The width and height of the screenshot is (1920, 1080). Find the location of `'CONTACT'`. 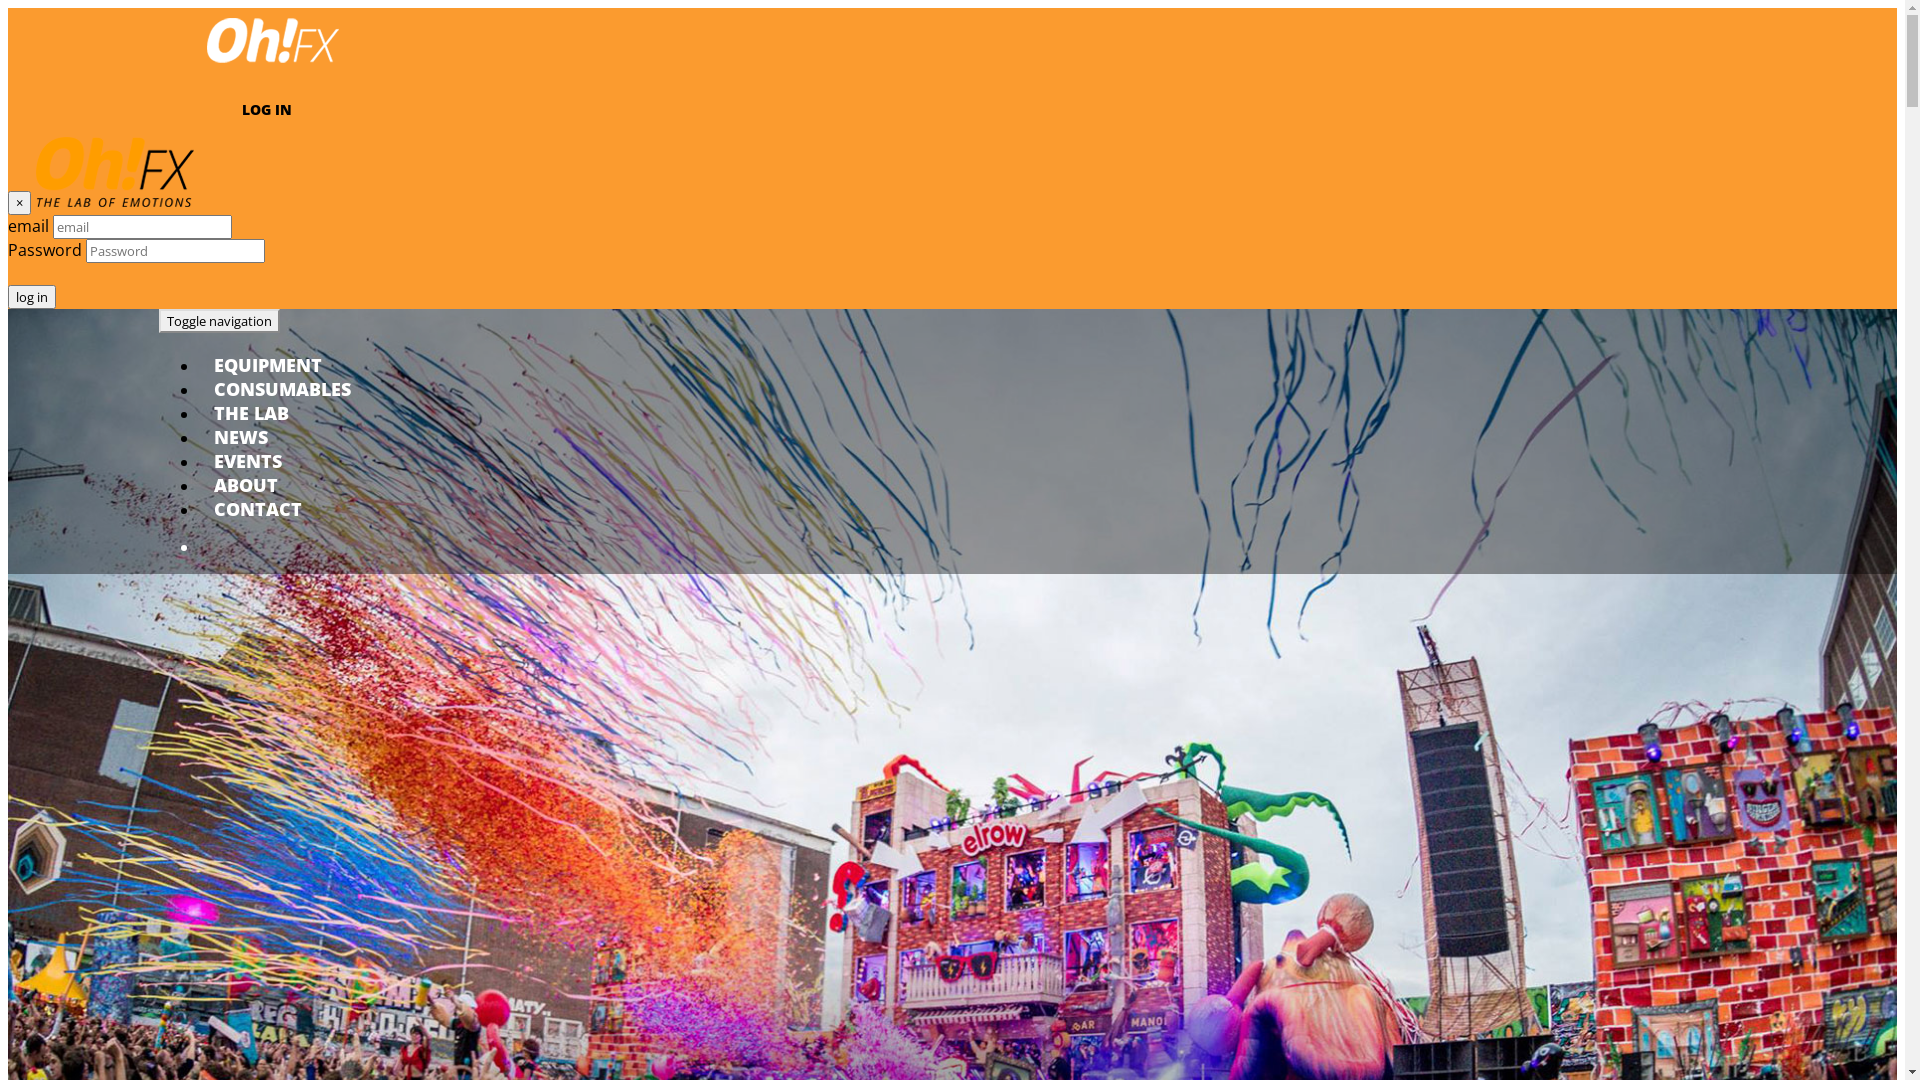

'CONTACT' is located at coordinates (257, 508).